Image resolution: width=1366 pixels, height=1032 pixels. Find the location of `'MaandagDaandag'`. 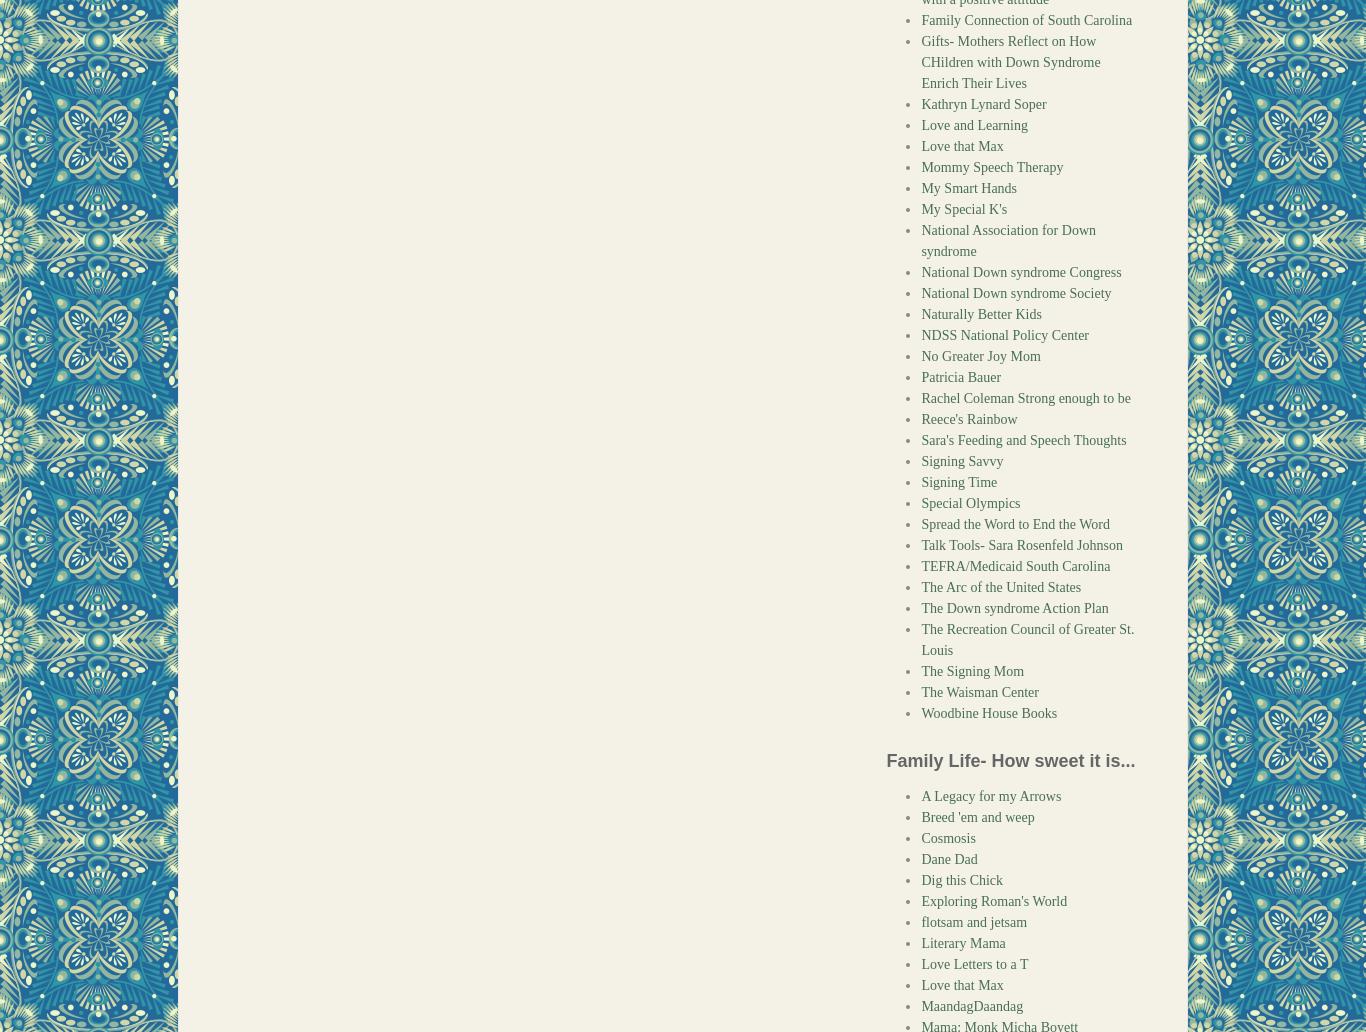

'MaandagDaandag' is located at coordinates (972, 1005).